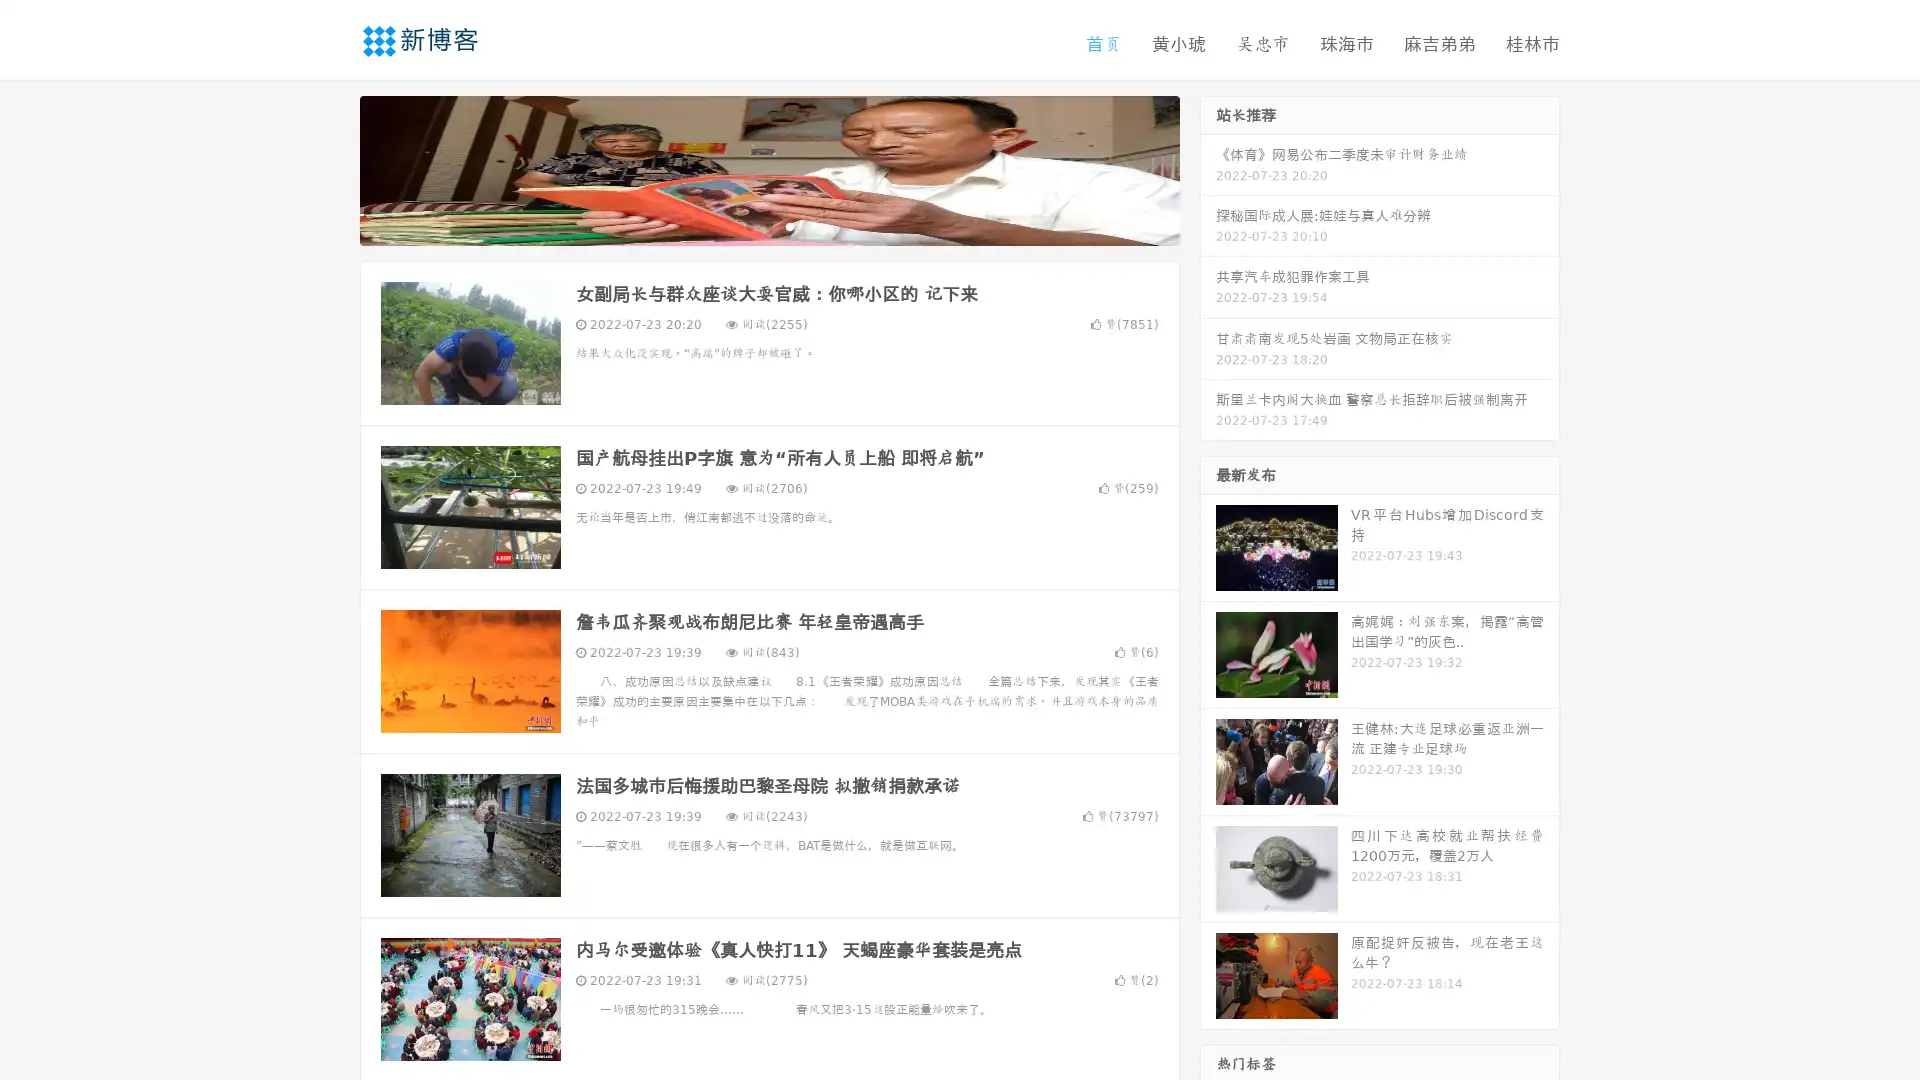 The width and height of the screenshot is (1920, 1080). I want to click on Previous slide, so click(330, 168).